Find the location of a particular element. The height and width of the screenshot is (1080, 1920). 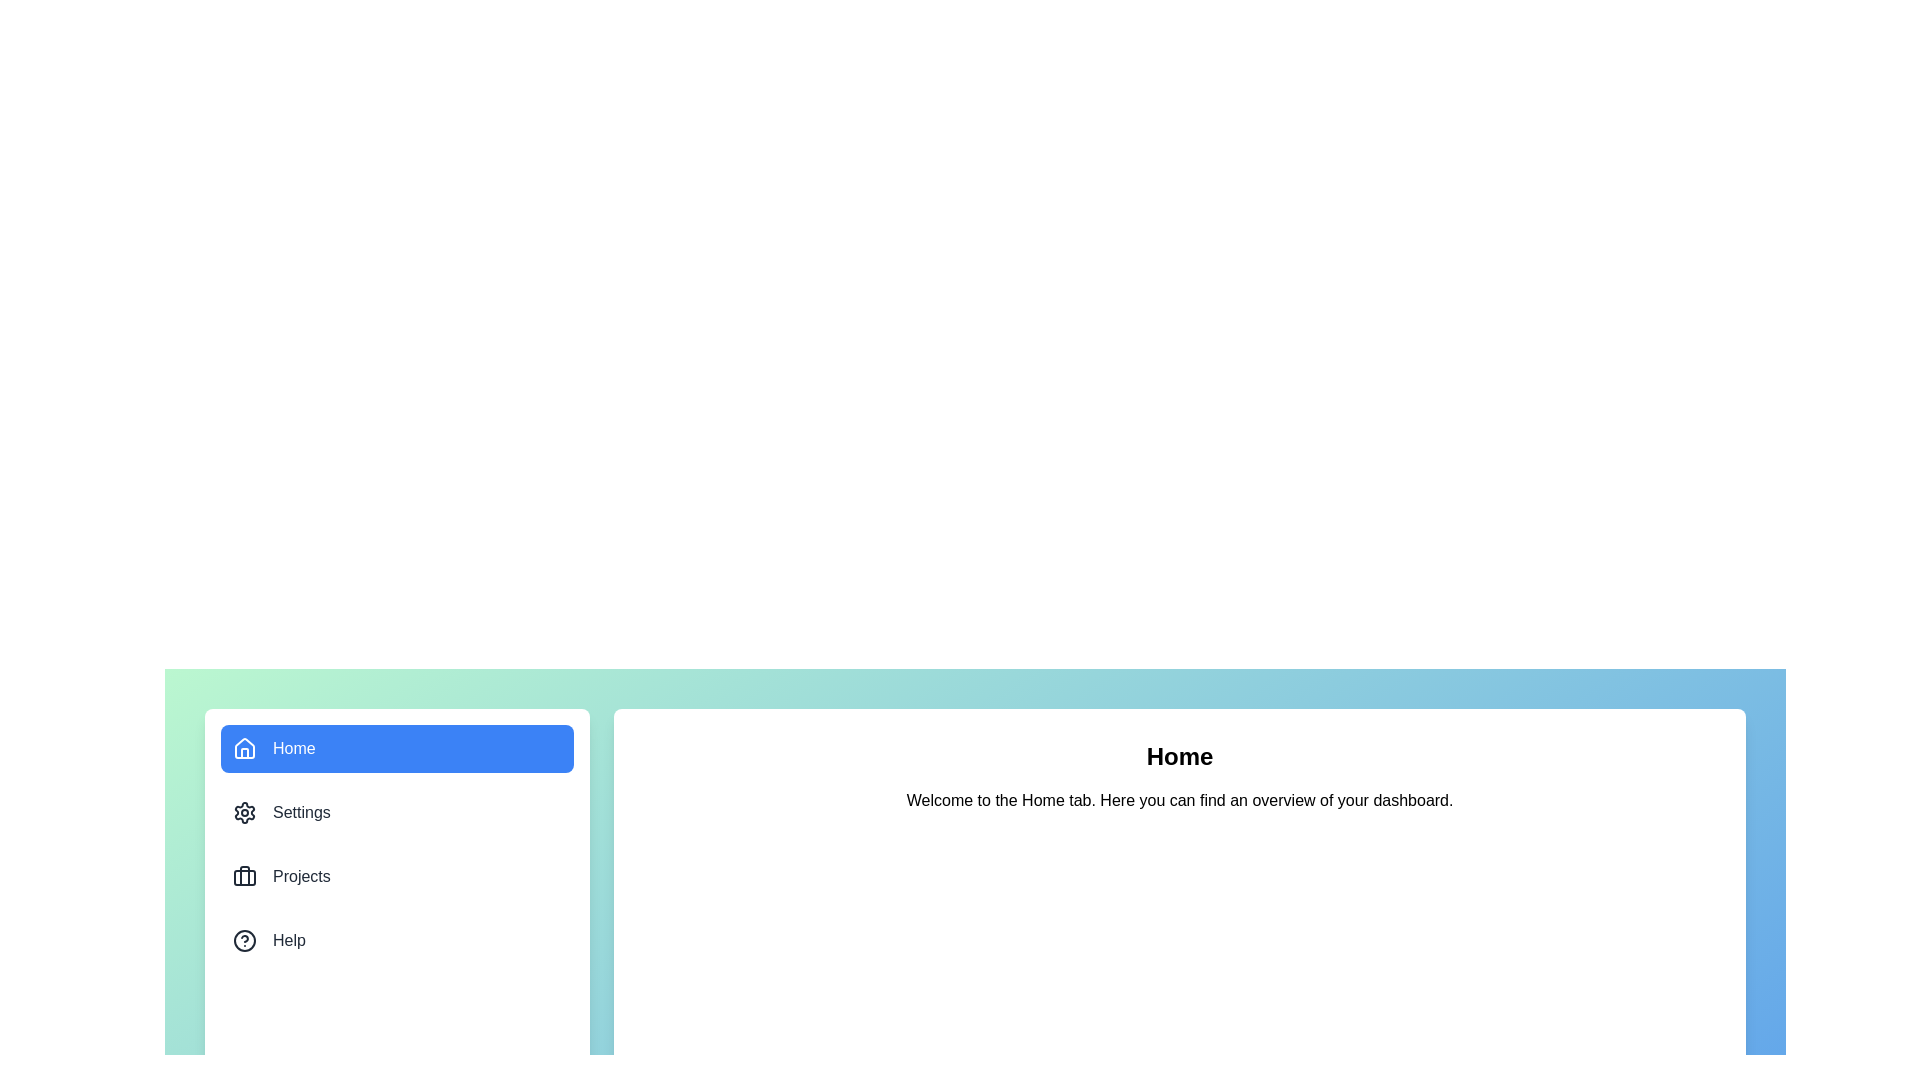

the menu item corresponding to Projects to view its content is located at coordinates (397, 875).